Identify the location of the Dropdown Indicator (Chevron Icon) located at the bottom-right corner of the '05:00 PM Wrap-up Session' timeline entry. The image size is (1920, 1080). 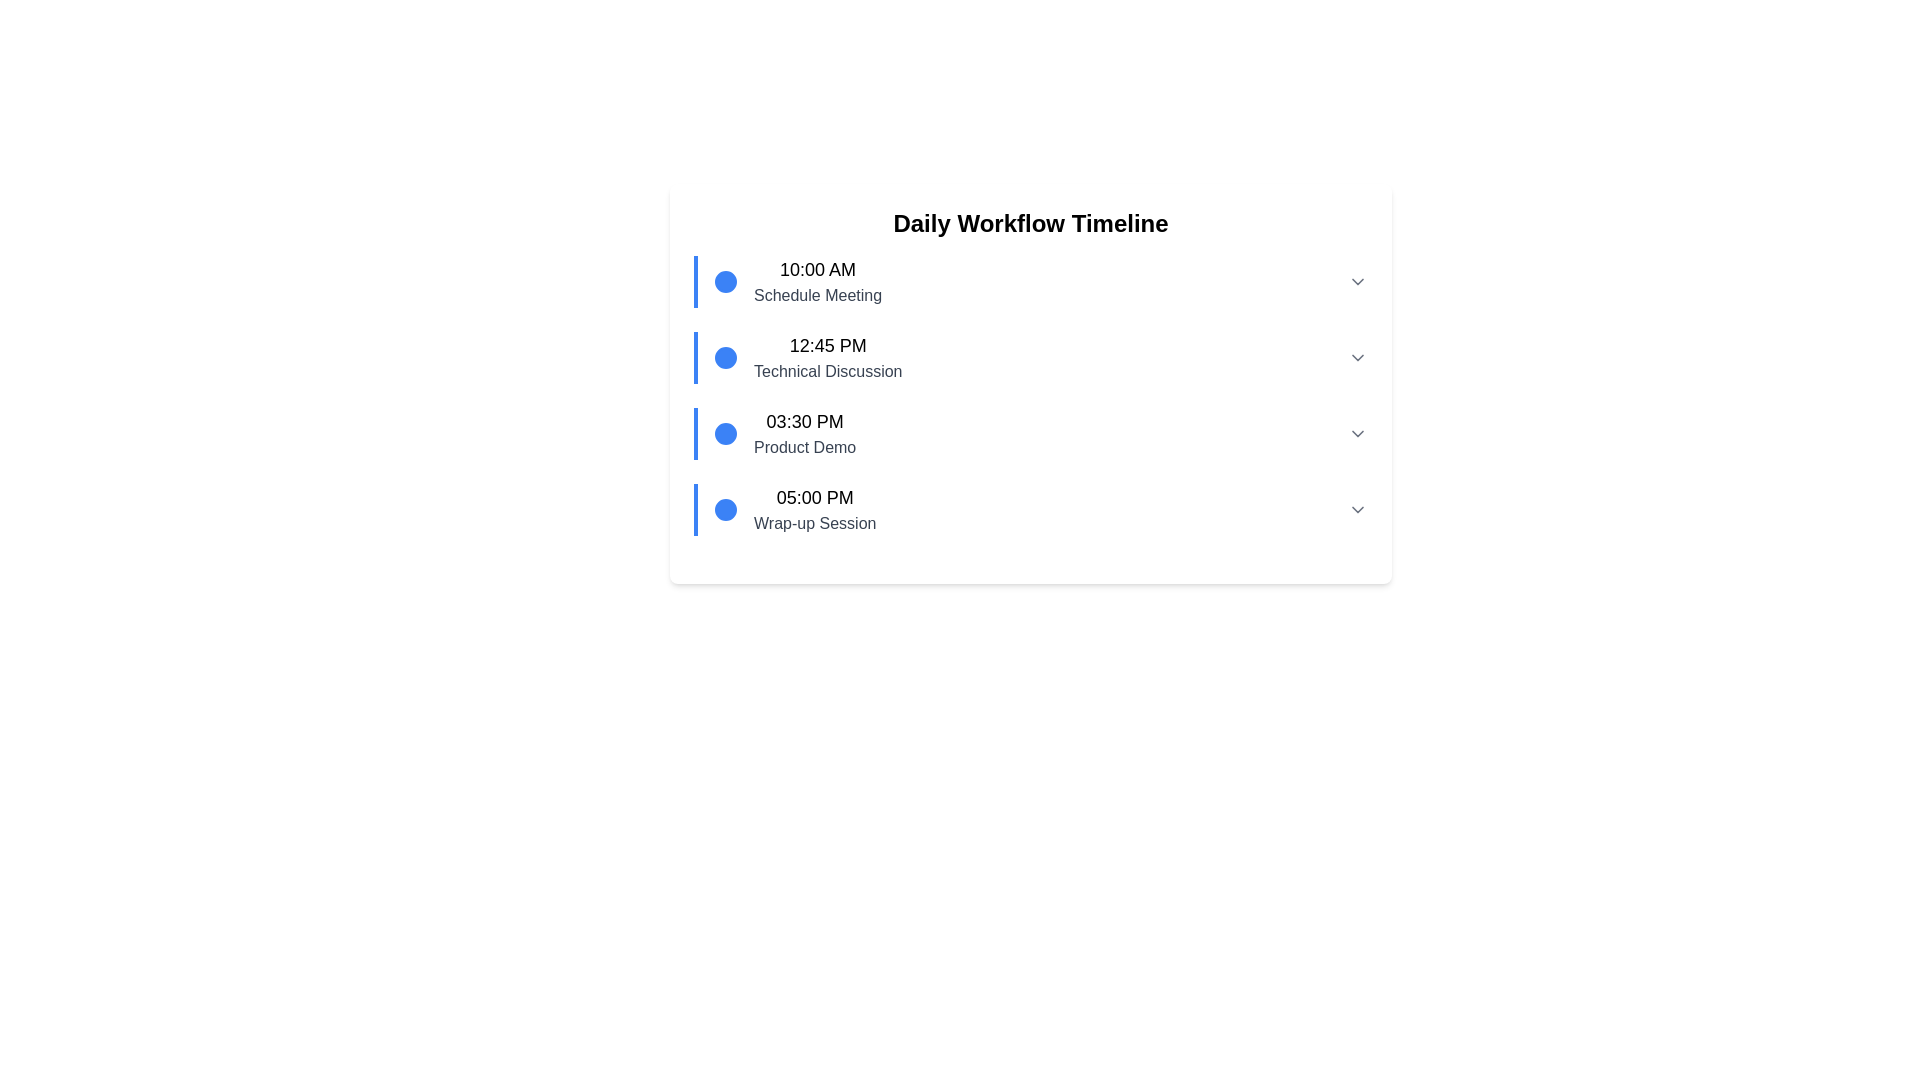
(1358, 508).